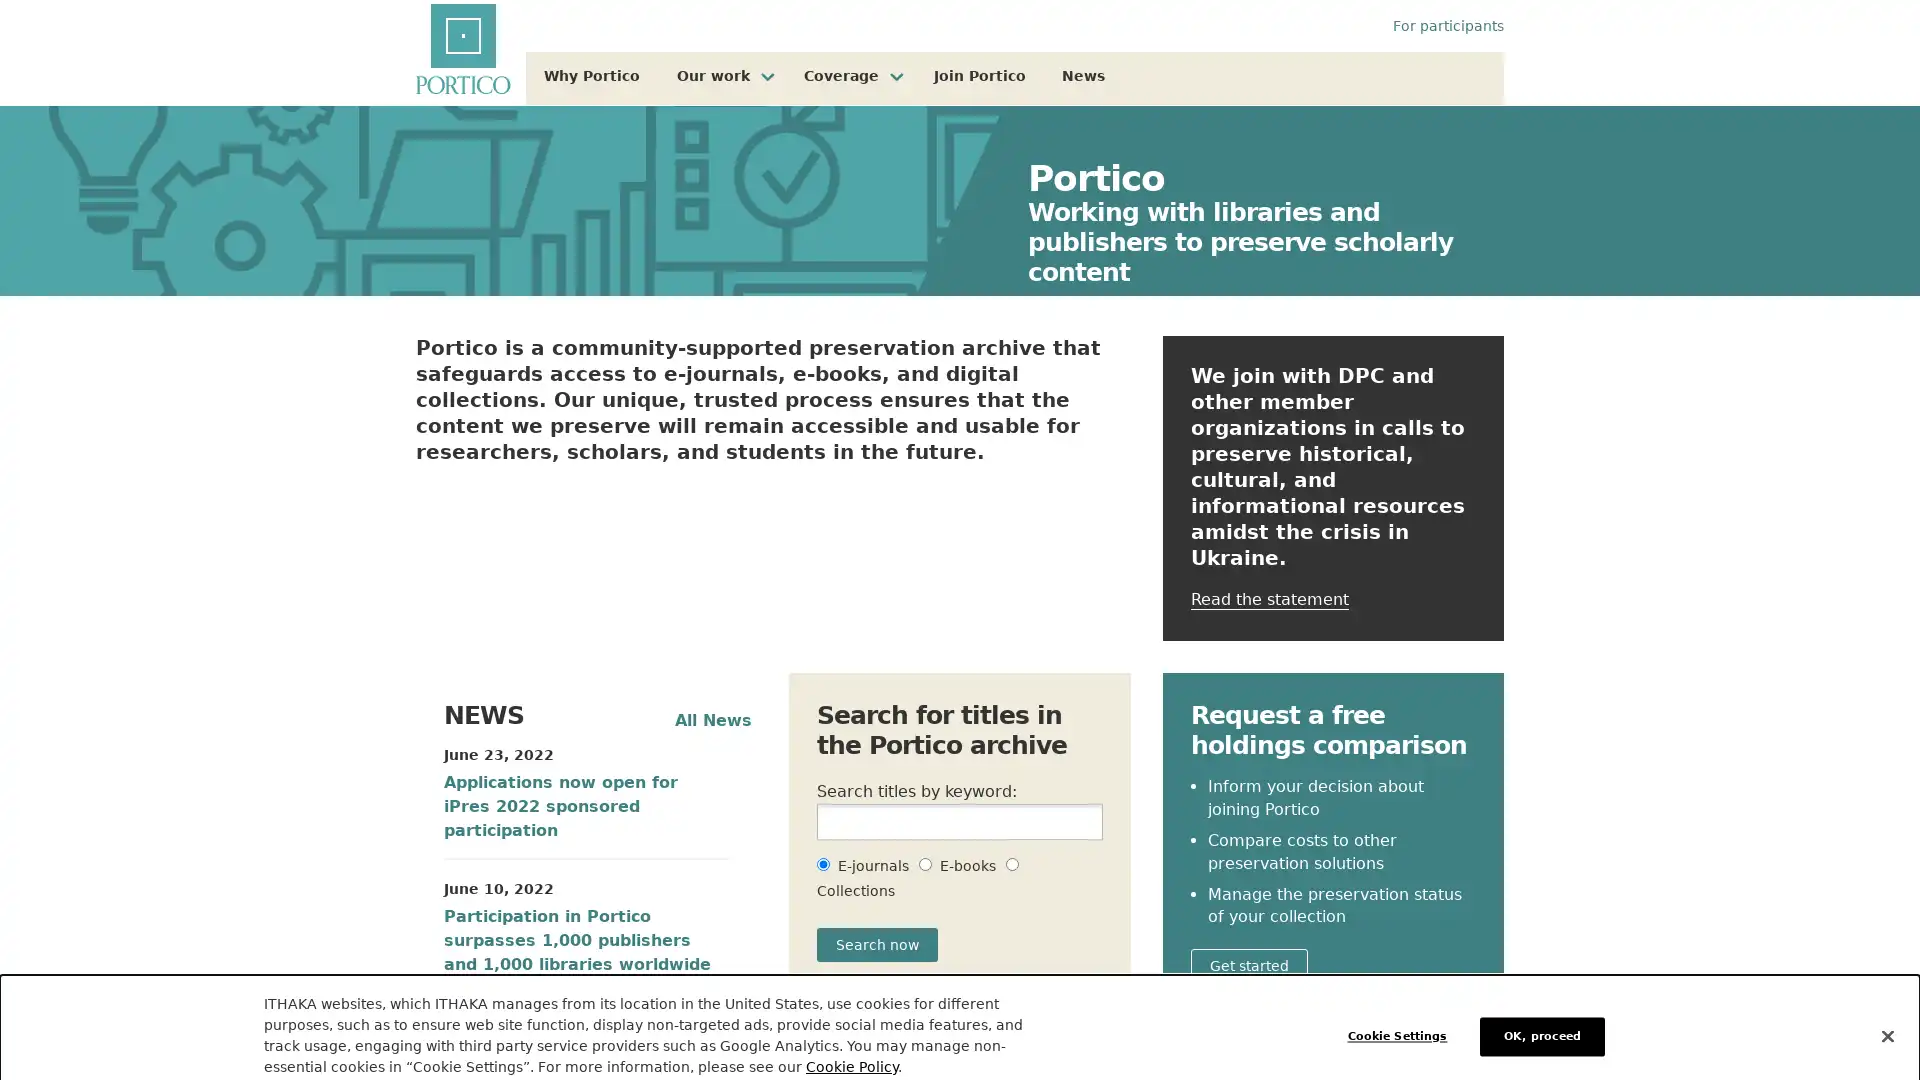  I want to click on Close, so click(1886, 1015).